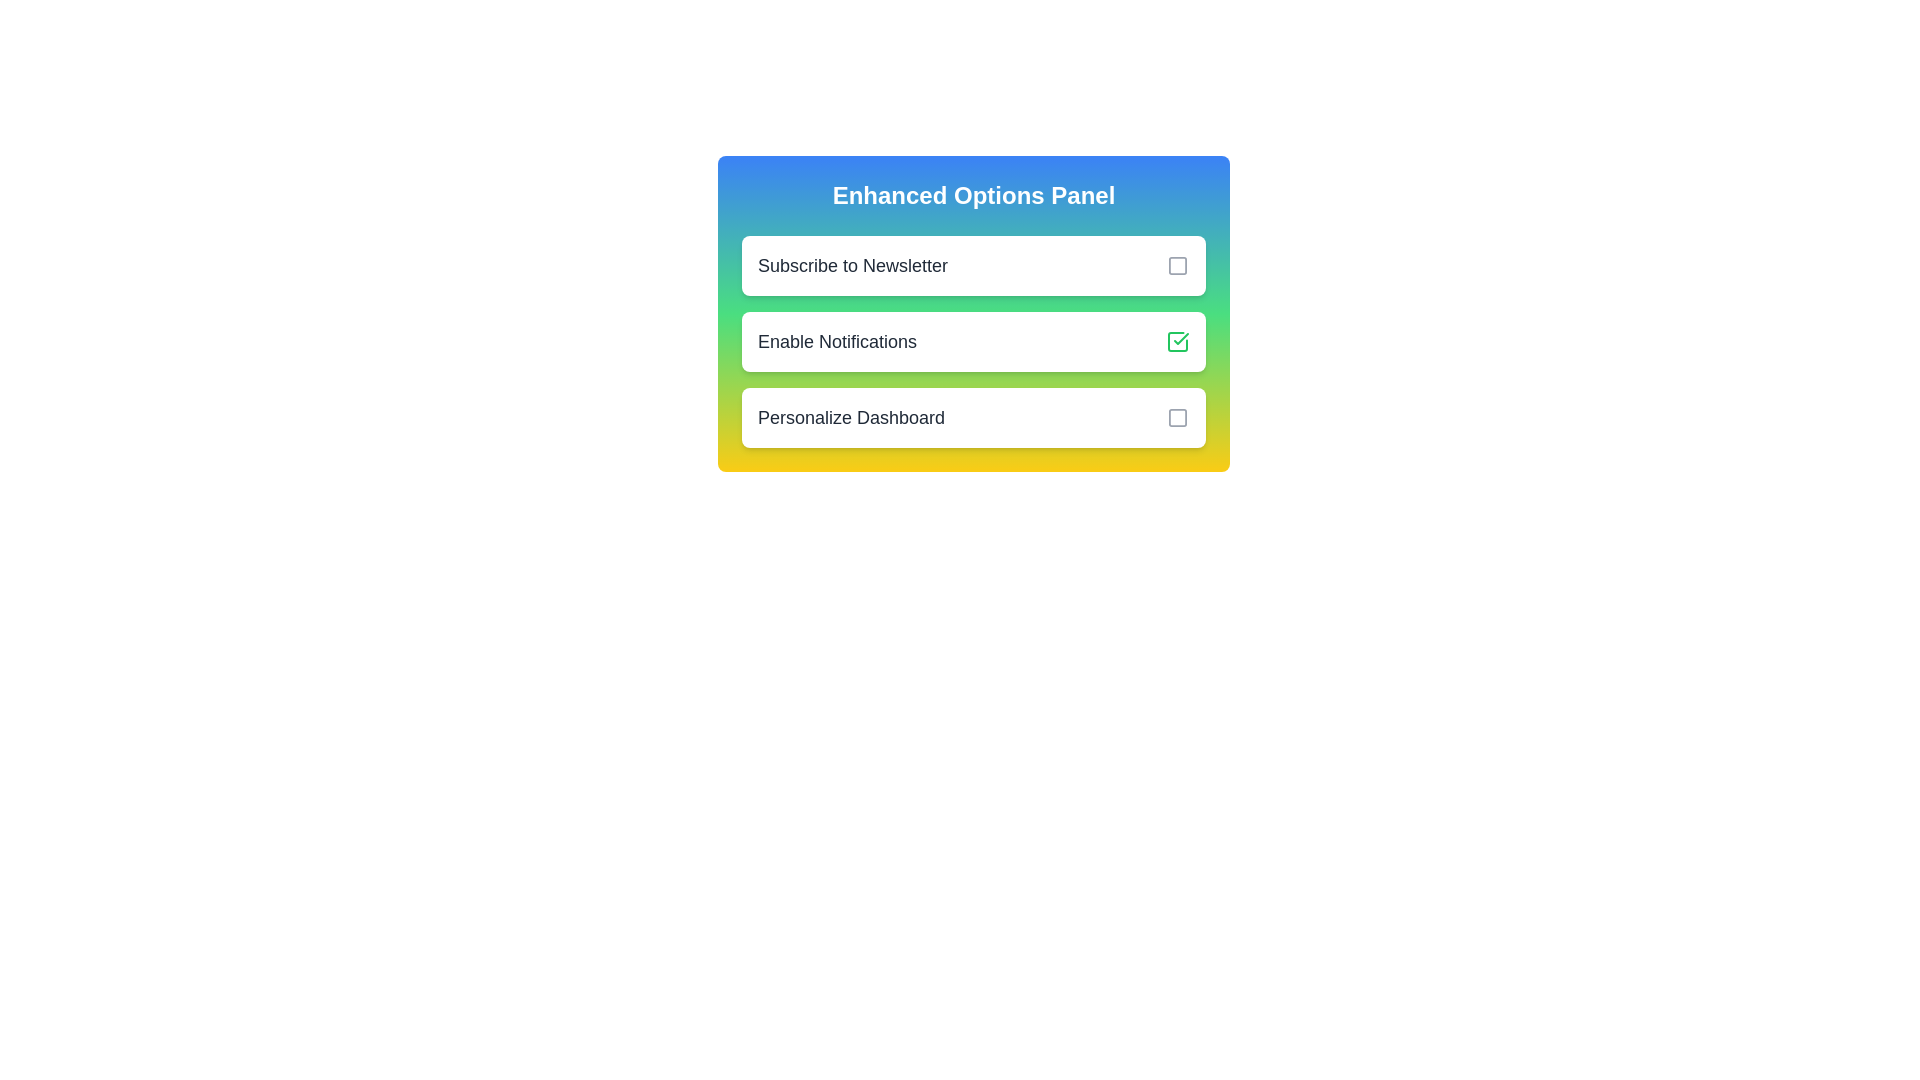  I want to click on the checkbox next to 'Enable Notifications' to toggle its state, so click(1177, 341).